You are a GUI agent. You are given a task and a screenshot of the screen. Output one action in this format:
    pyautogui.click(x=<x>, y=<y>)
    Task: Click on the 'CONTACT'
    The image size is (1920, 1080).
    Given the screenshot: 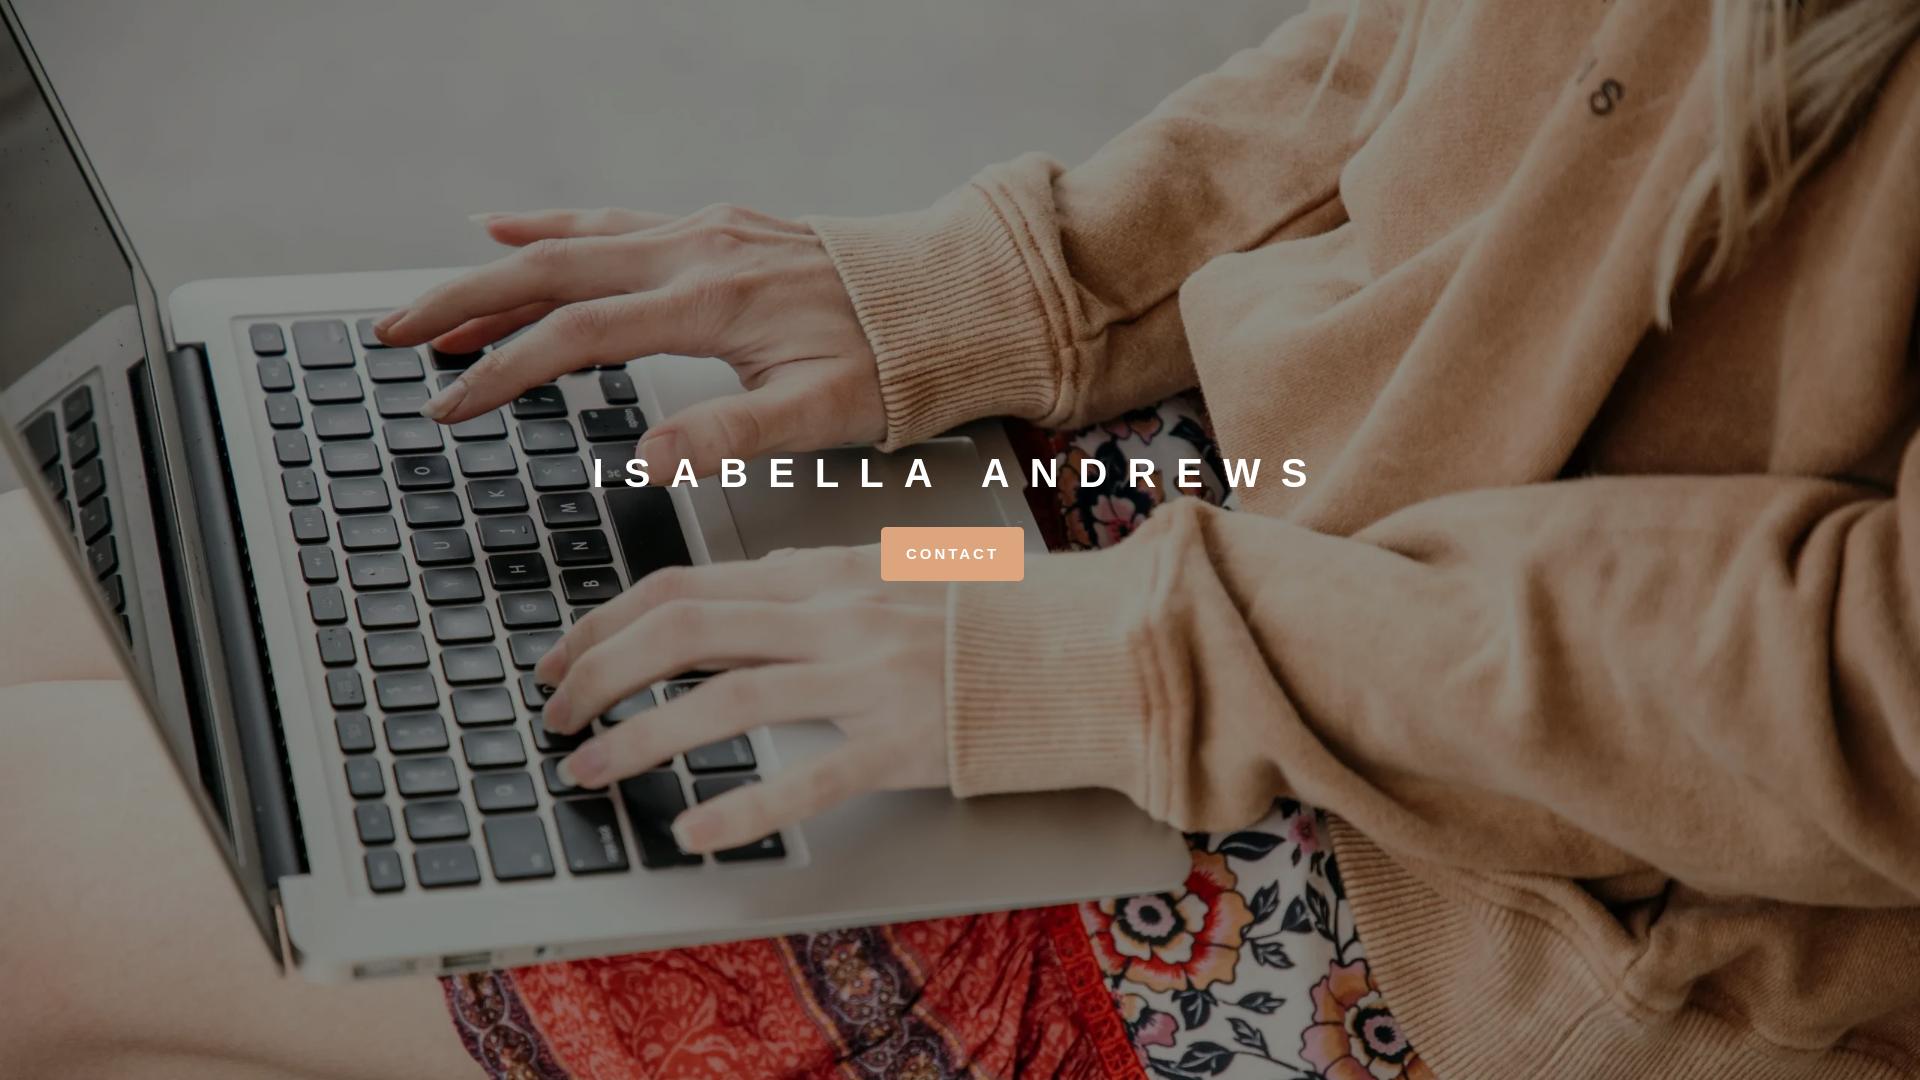 What is the action you would take?
    pyautogui.click(x=951, y=554)
    